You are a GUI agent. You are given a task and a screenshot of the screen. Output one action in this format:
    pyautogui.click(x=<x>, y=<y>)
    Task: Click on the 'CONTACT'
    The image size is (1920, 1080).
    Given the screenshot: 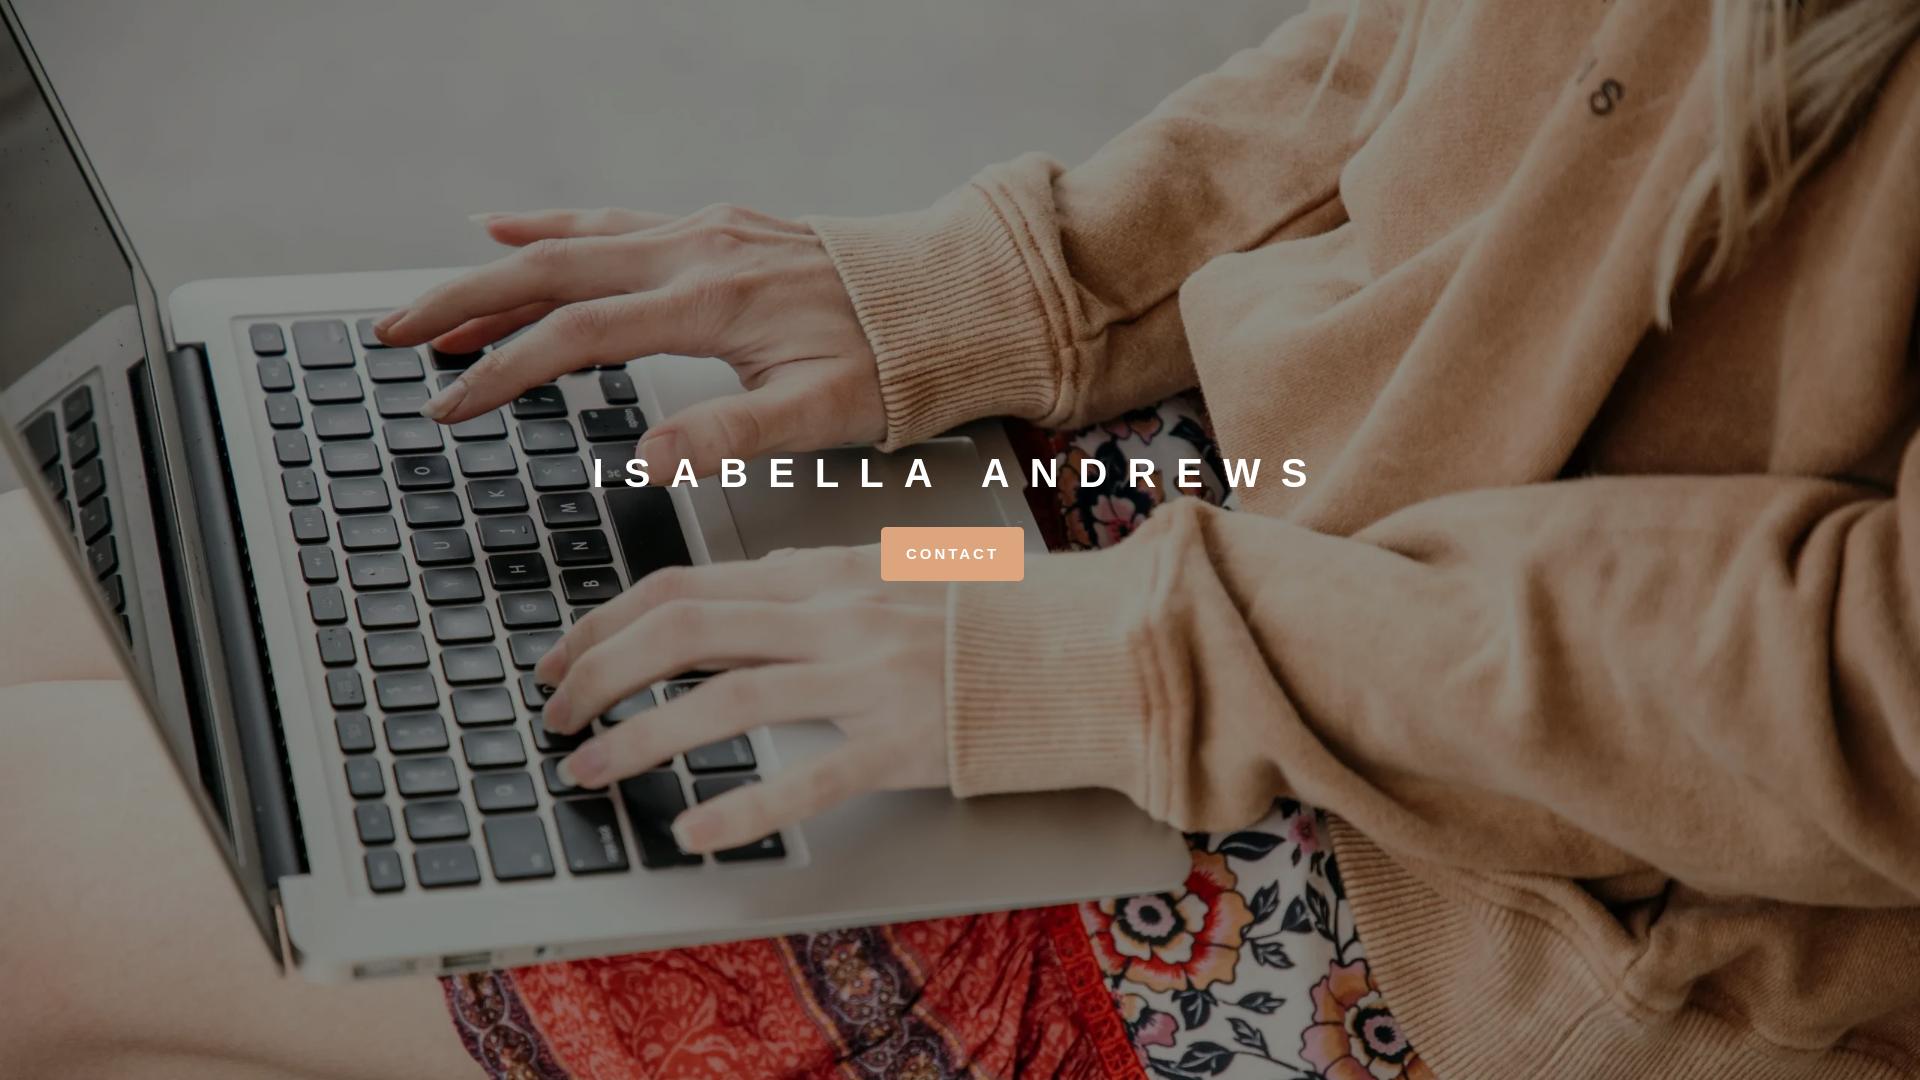 What is the action you would take?
    pyautogui.click(x=951, y=554)
    